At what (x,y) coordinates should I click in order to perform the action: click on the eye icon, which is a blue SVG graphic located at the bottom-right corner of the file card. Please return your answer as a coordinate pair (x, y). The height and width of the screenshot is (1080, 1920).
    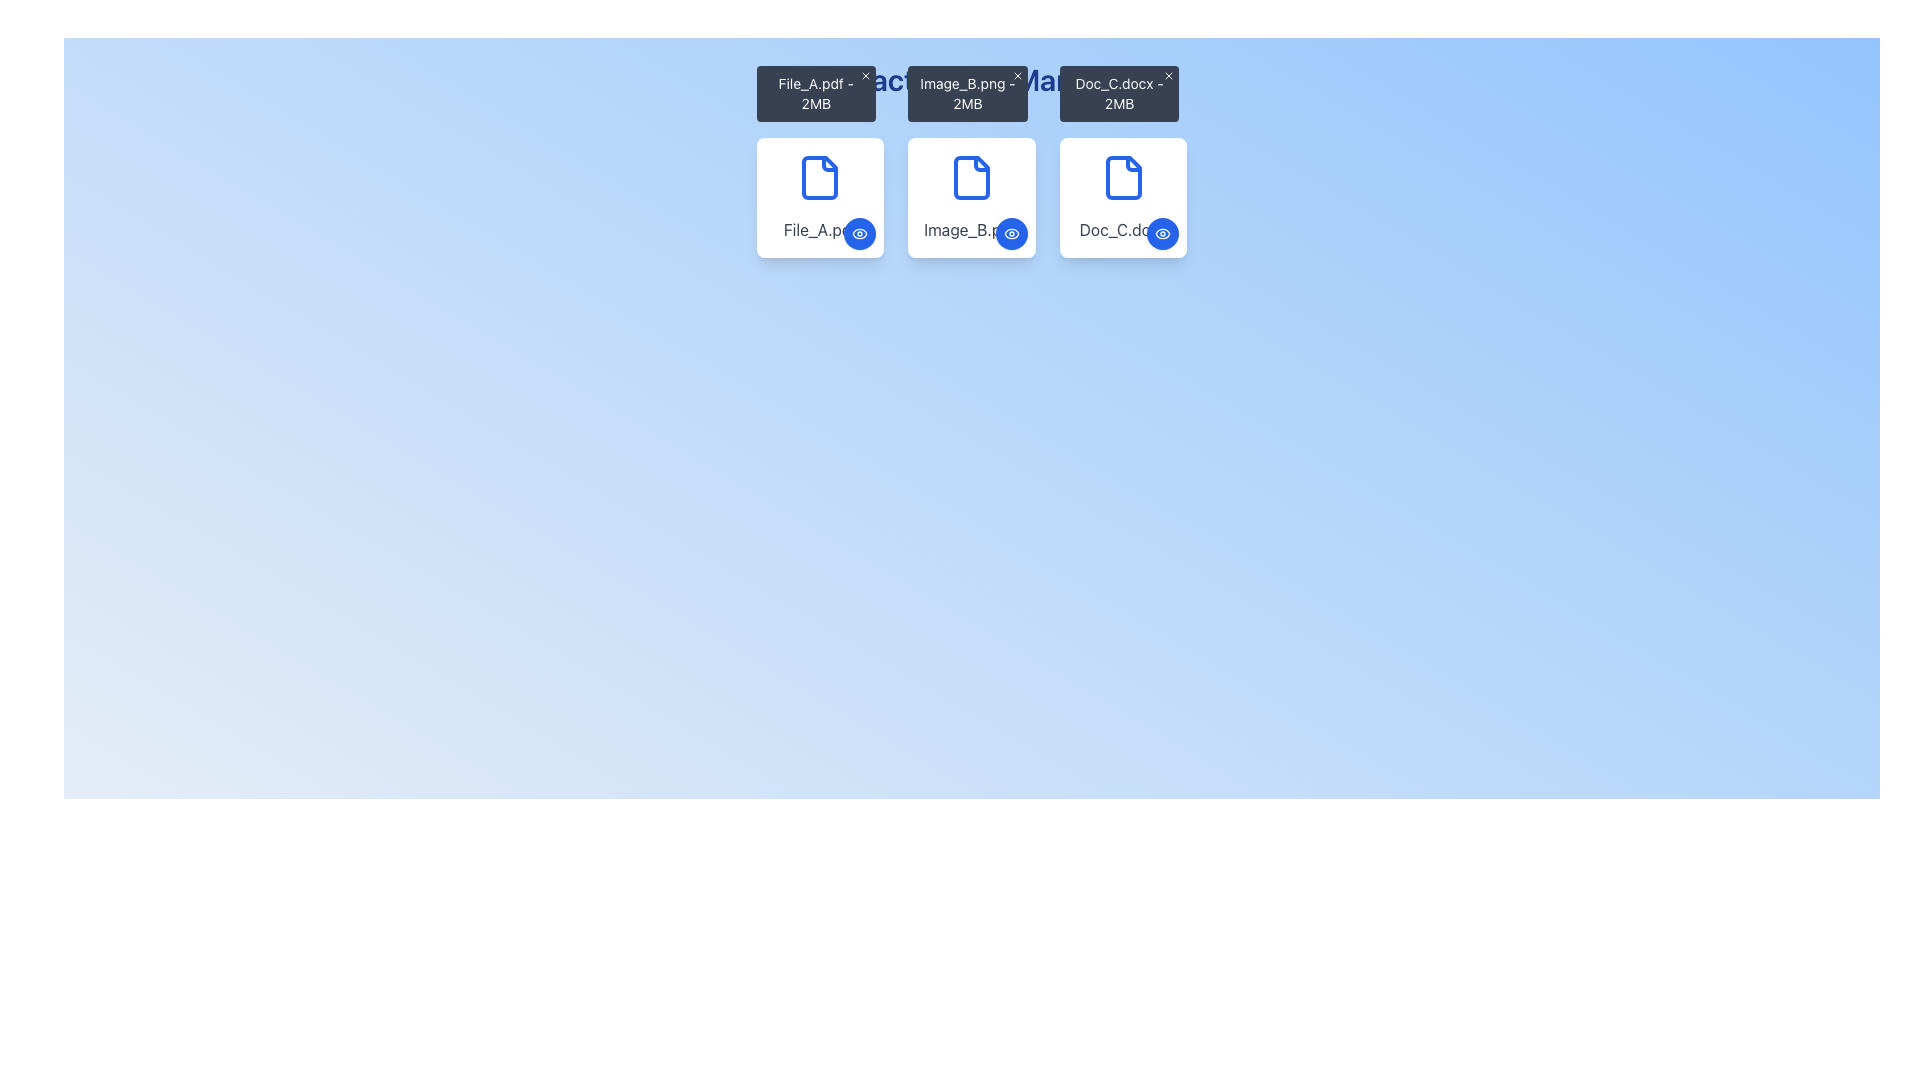
    Looking at the image, I should click on (860, 233).